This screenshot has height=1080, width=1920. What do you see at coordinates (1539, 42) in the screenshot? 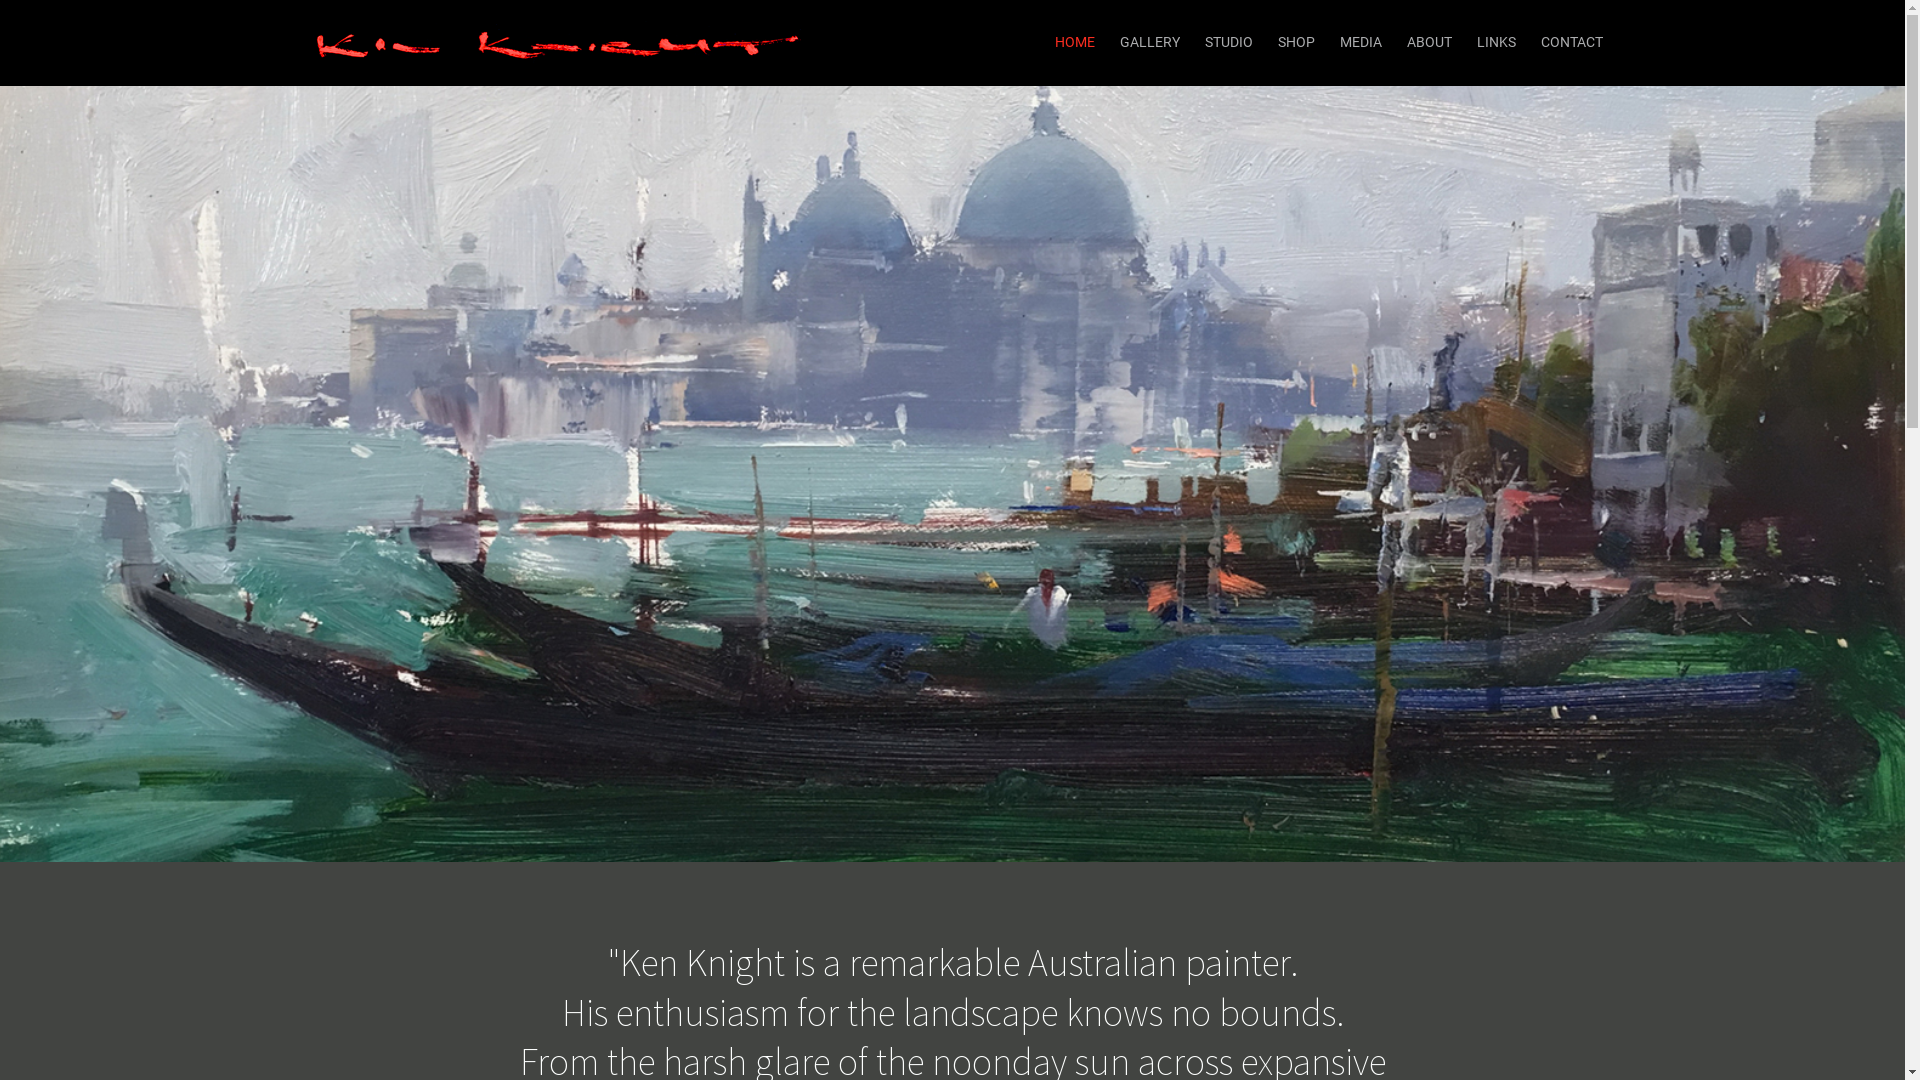
I see `'CONTACT'` at bounding box center [1539, 42].